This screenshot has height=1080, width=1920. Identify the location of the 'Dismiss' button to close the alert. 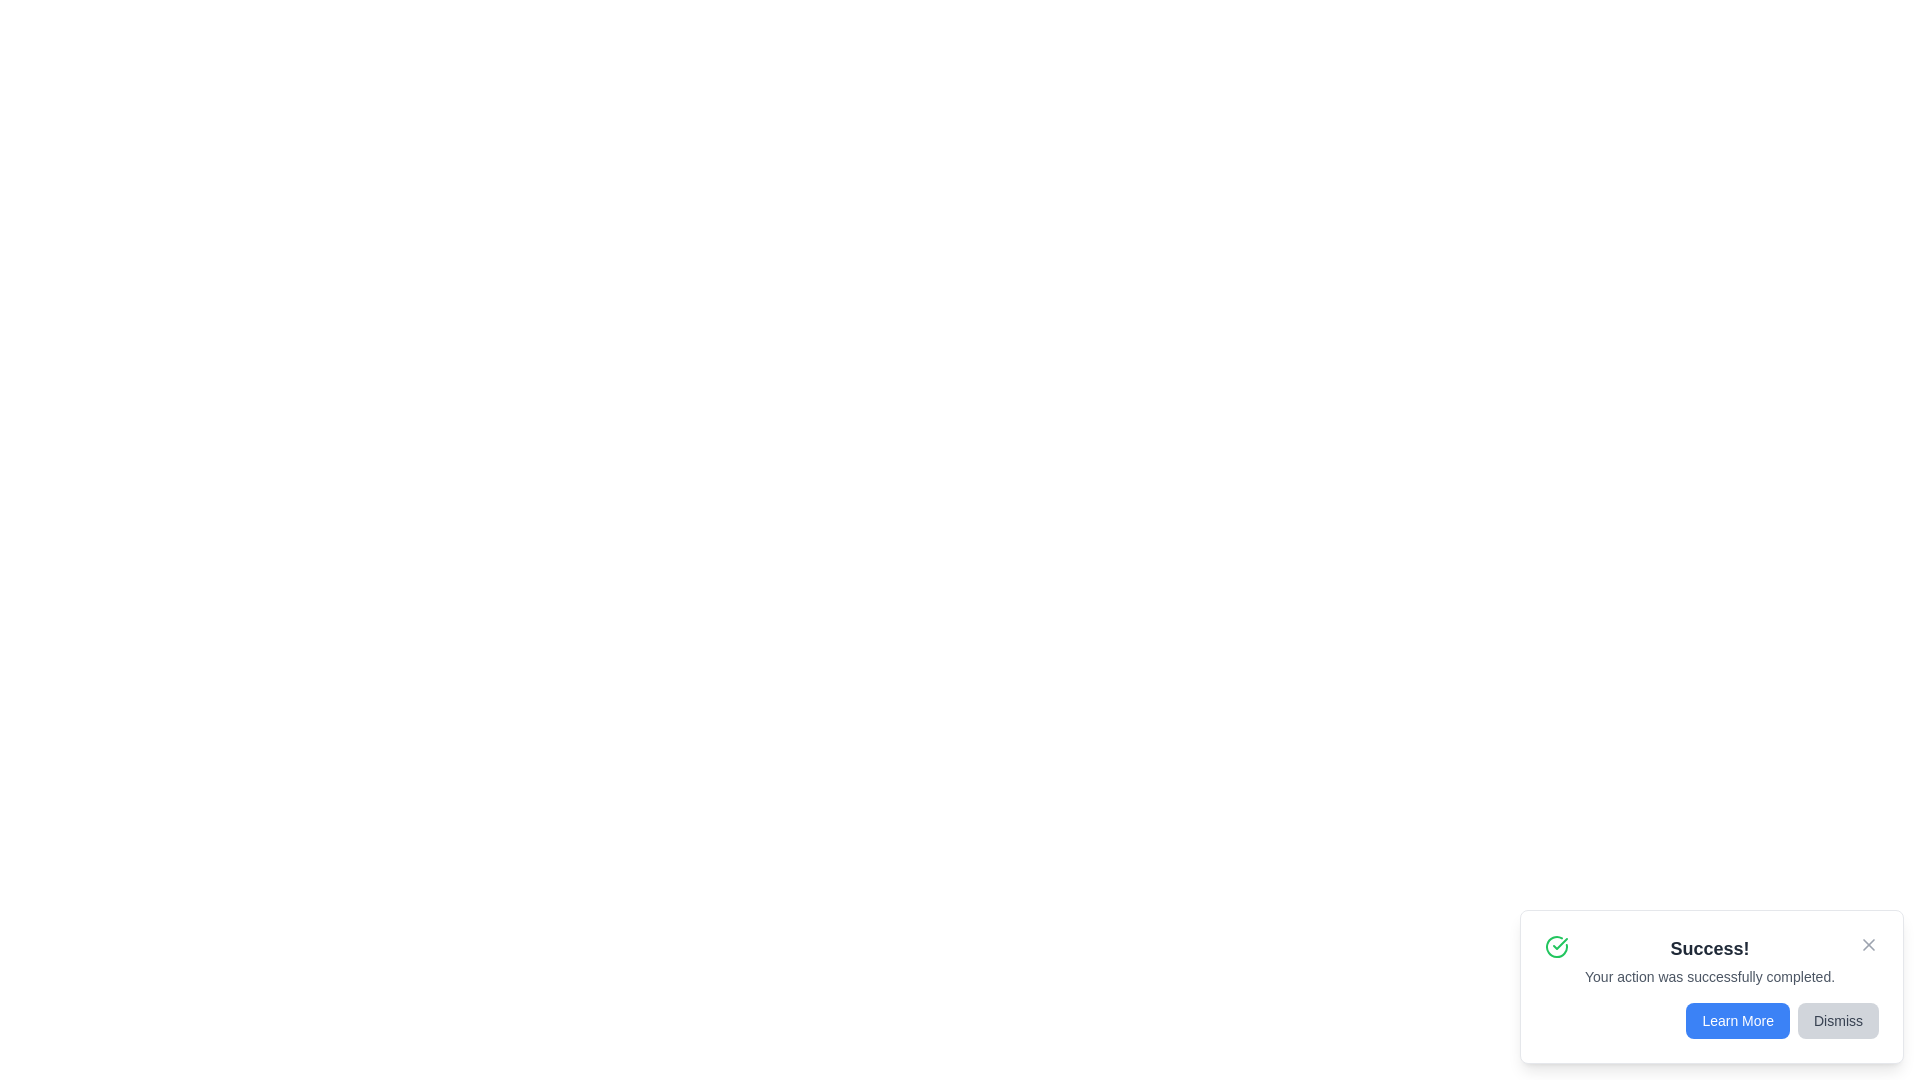
(1838, 1021).